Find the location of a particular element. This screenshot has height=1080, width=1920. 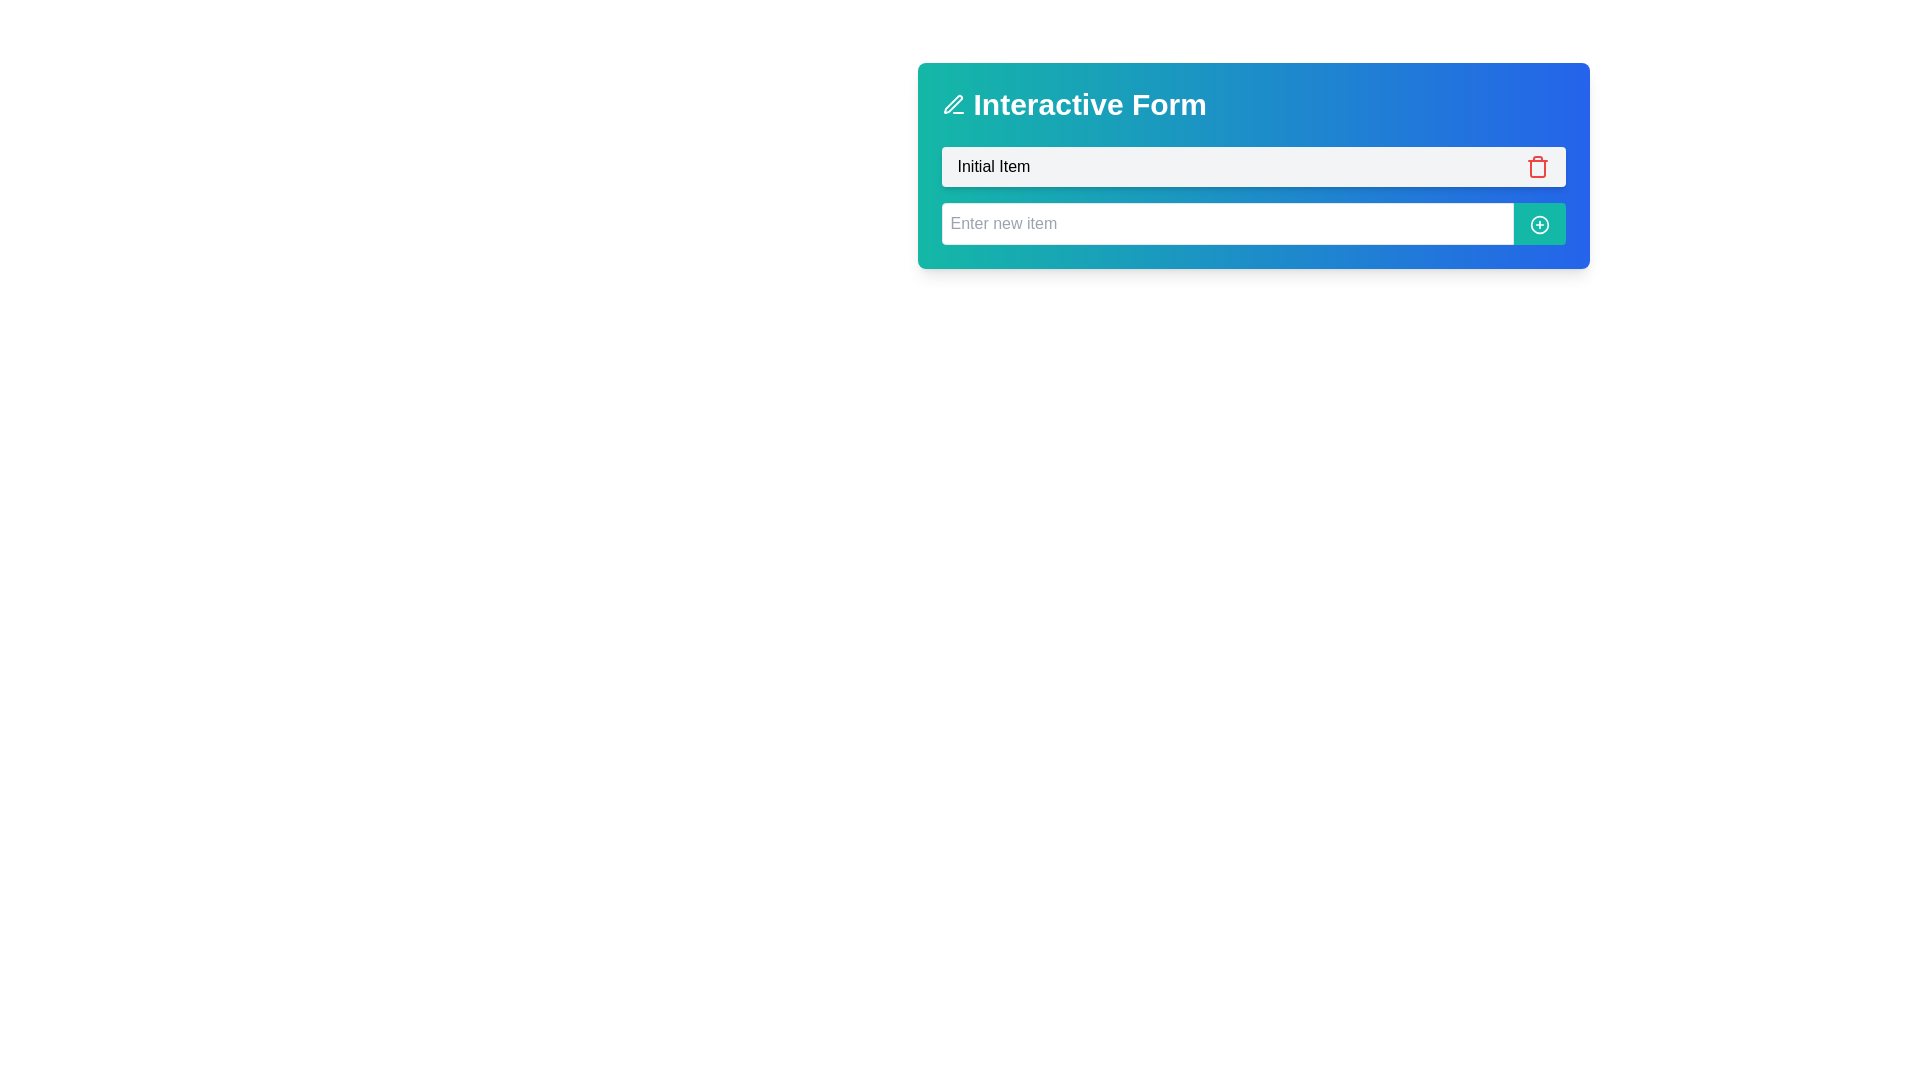

the SVG Circle with a green background located in the top-right area of the second text input field adjacent to the 'Enter new item' placeholder is located at coordinates (1538, 224).